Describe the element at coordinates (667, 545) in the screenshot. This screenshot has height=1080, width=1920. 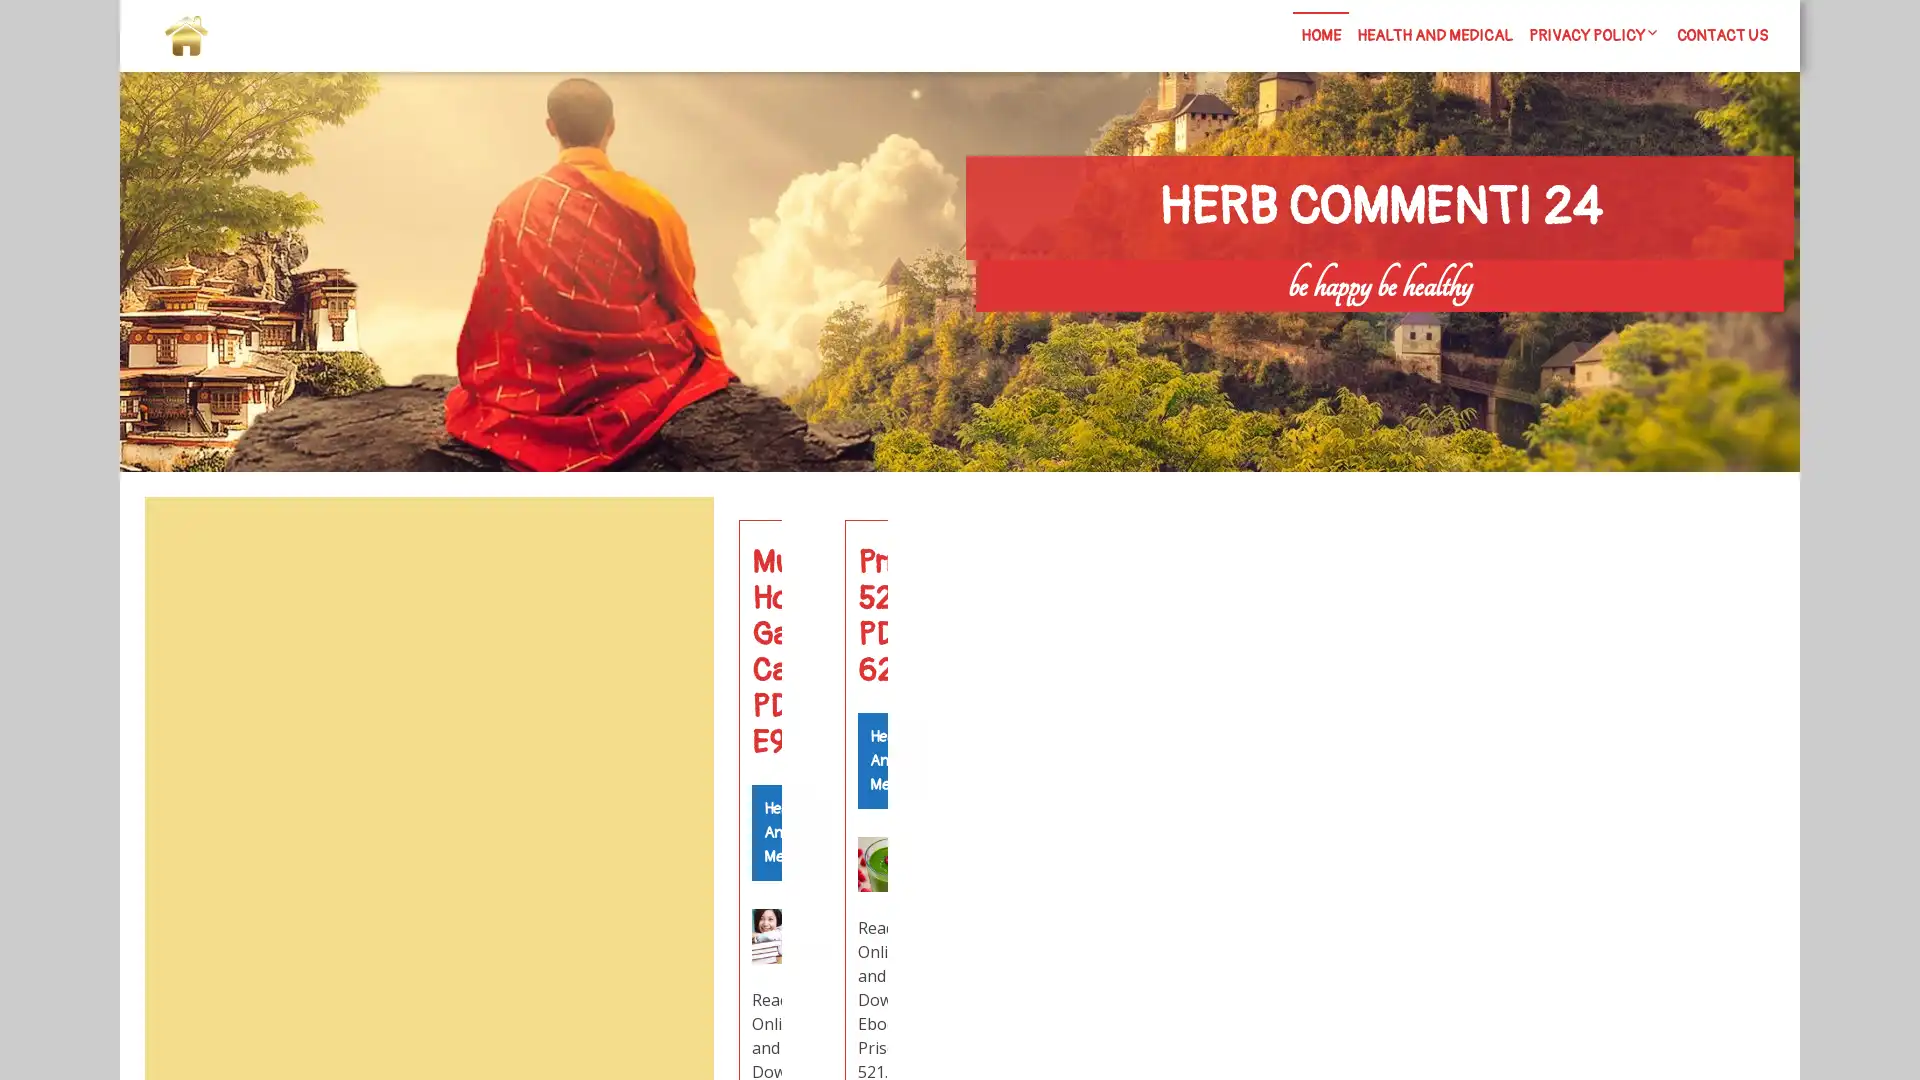
I see `Search` at that location.